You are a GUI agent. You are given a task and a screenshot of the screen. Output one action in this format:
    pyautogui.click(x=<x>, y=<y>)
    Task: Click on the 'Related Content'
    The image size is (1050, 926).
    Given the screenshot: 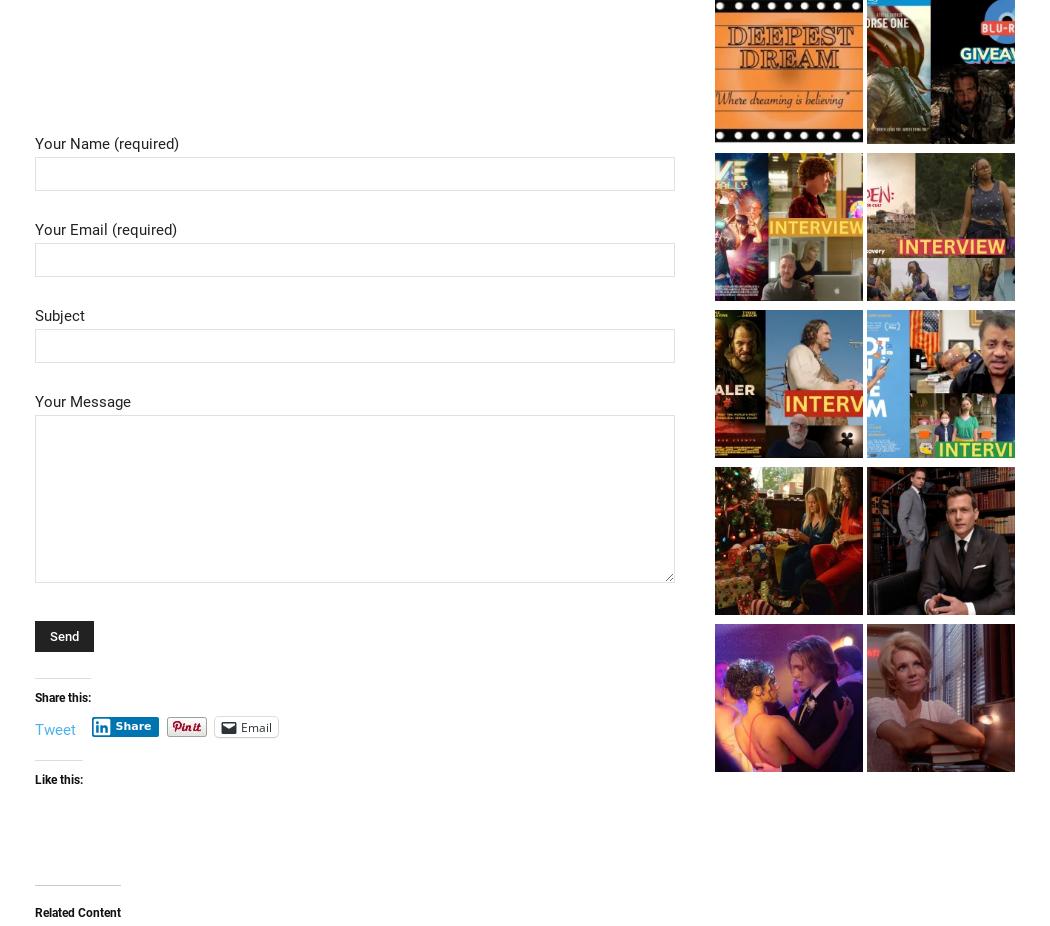 What is the action you would take?
    pyautogui.click(x=34, y=912)
    